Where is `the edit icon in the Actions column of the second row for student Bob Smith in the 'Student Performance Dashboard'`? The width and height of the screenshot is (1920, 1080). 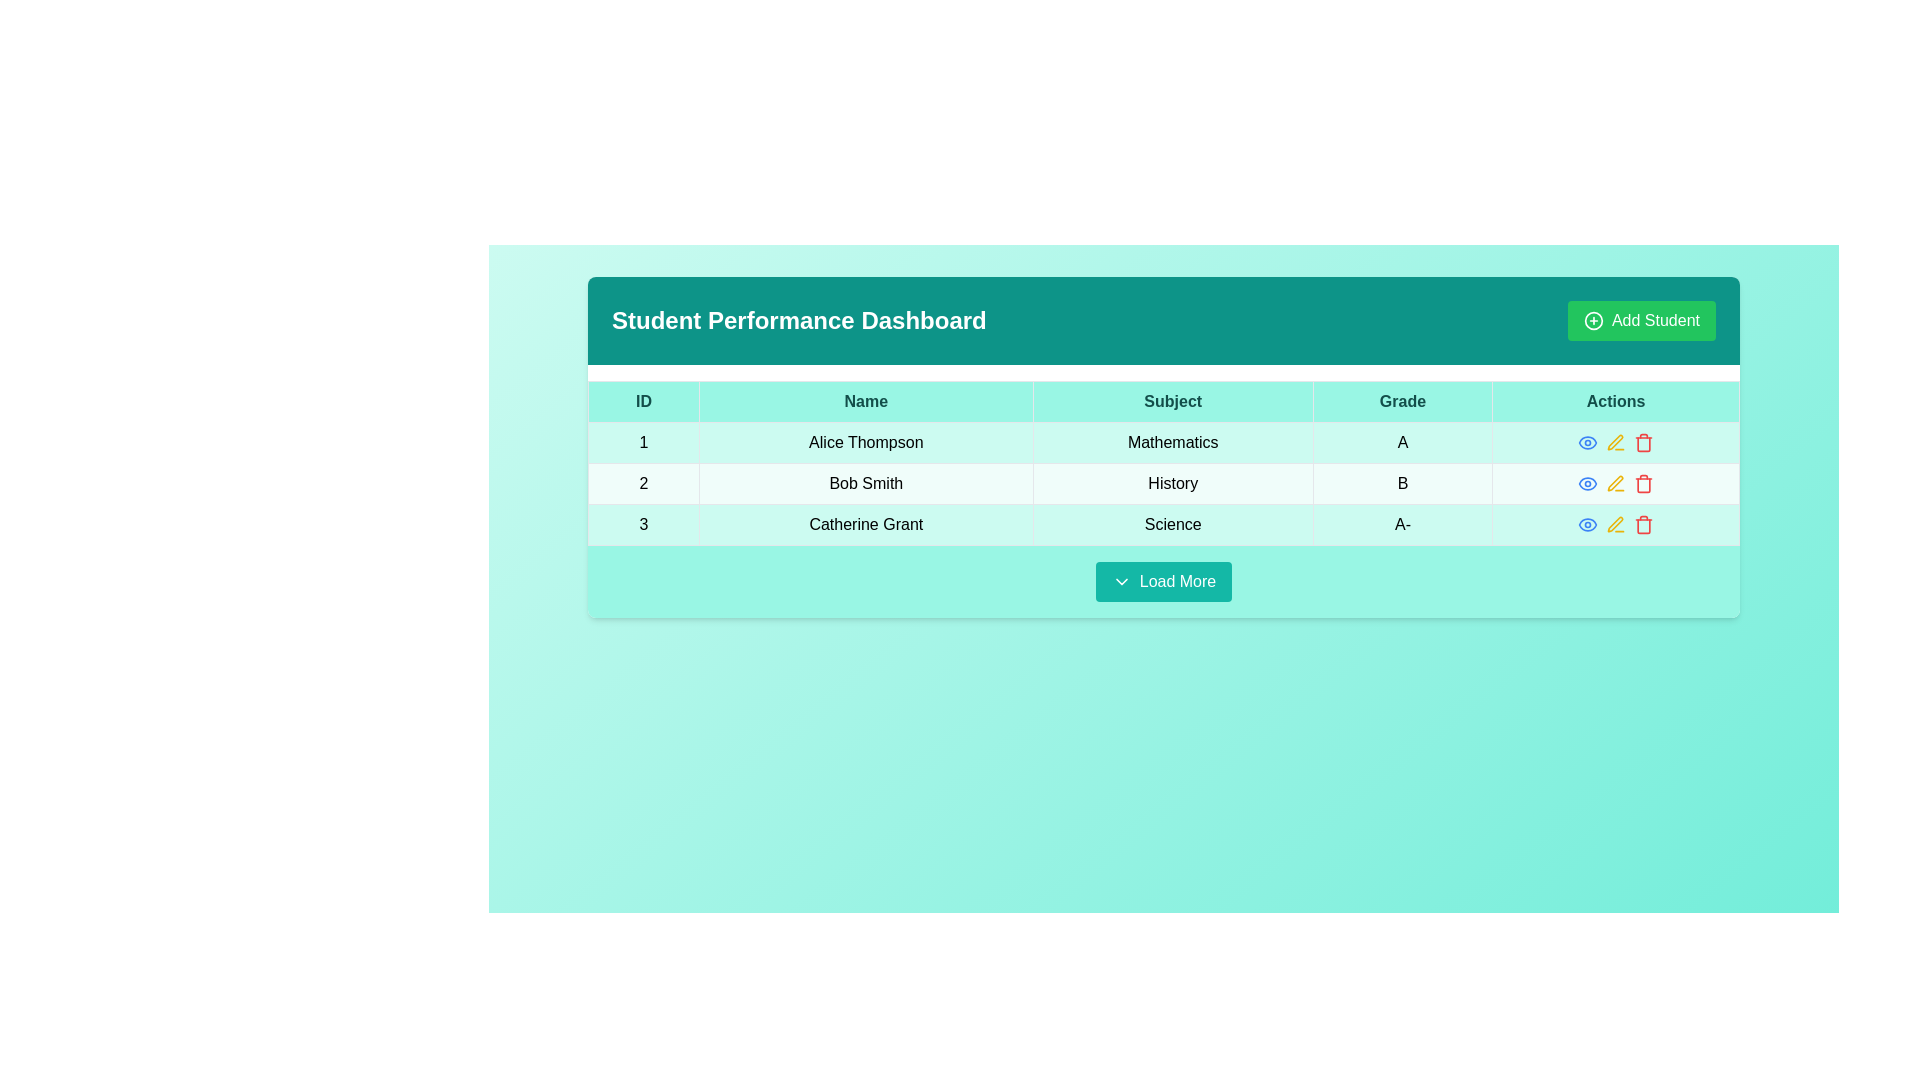 the edit icon in the Actions column of the second row for student Bob Smith in the 'Student Performance Dashboard' is located at coordinates (1616, 483).